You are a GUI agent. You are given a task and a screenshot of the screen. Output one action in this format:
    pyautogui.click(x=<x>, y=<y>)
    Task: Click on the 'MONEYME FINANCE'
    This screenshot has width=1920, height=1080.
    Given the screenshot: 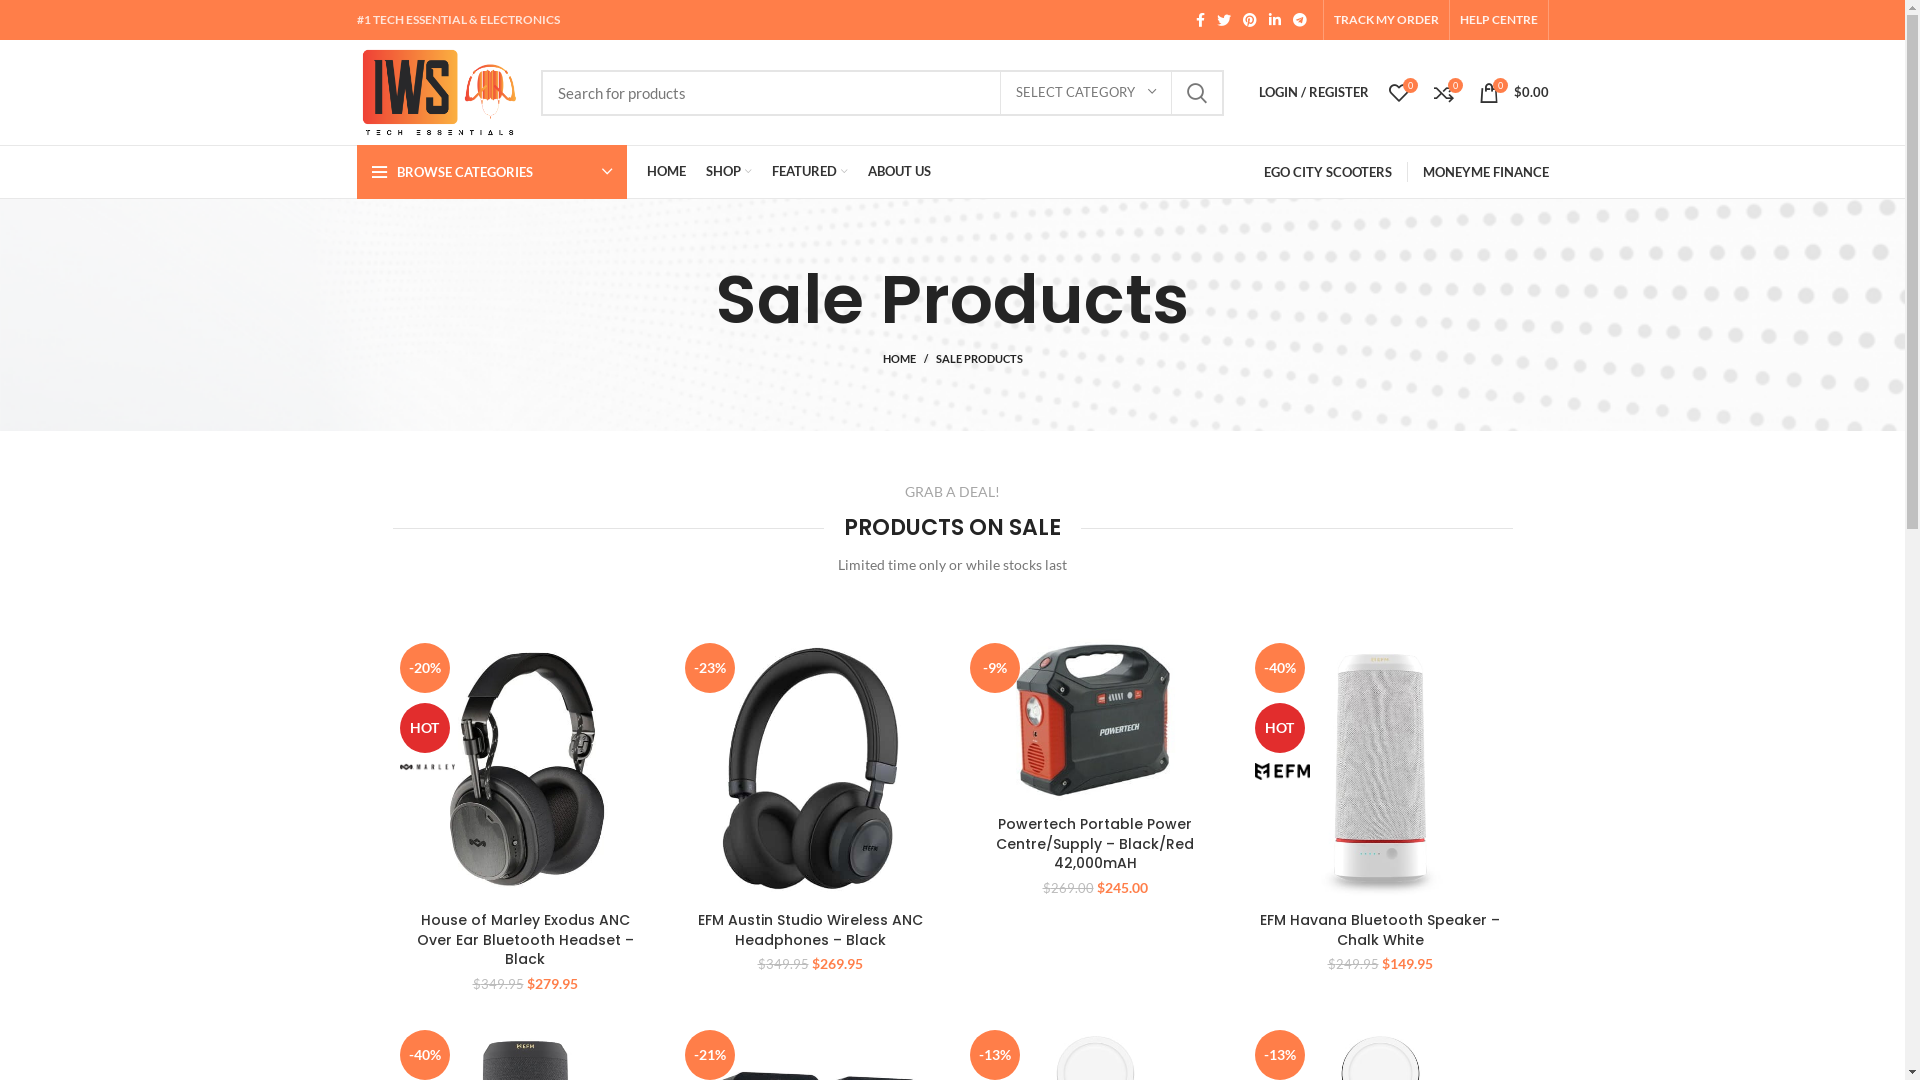 What is the action you would take?
    pyautogui.click(x=1484, y=171)
    